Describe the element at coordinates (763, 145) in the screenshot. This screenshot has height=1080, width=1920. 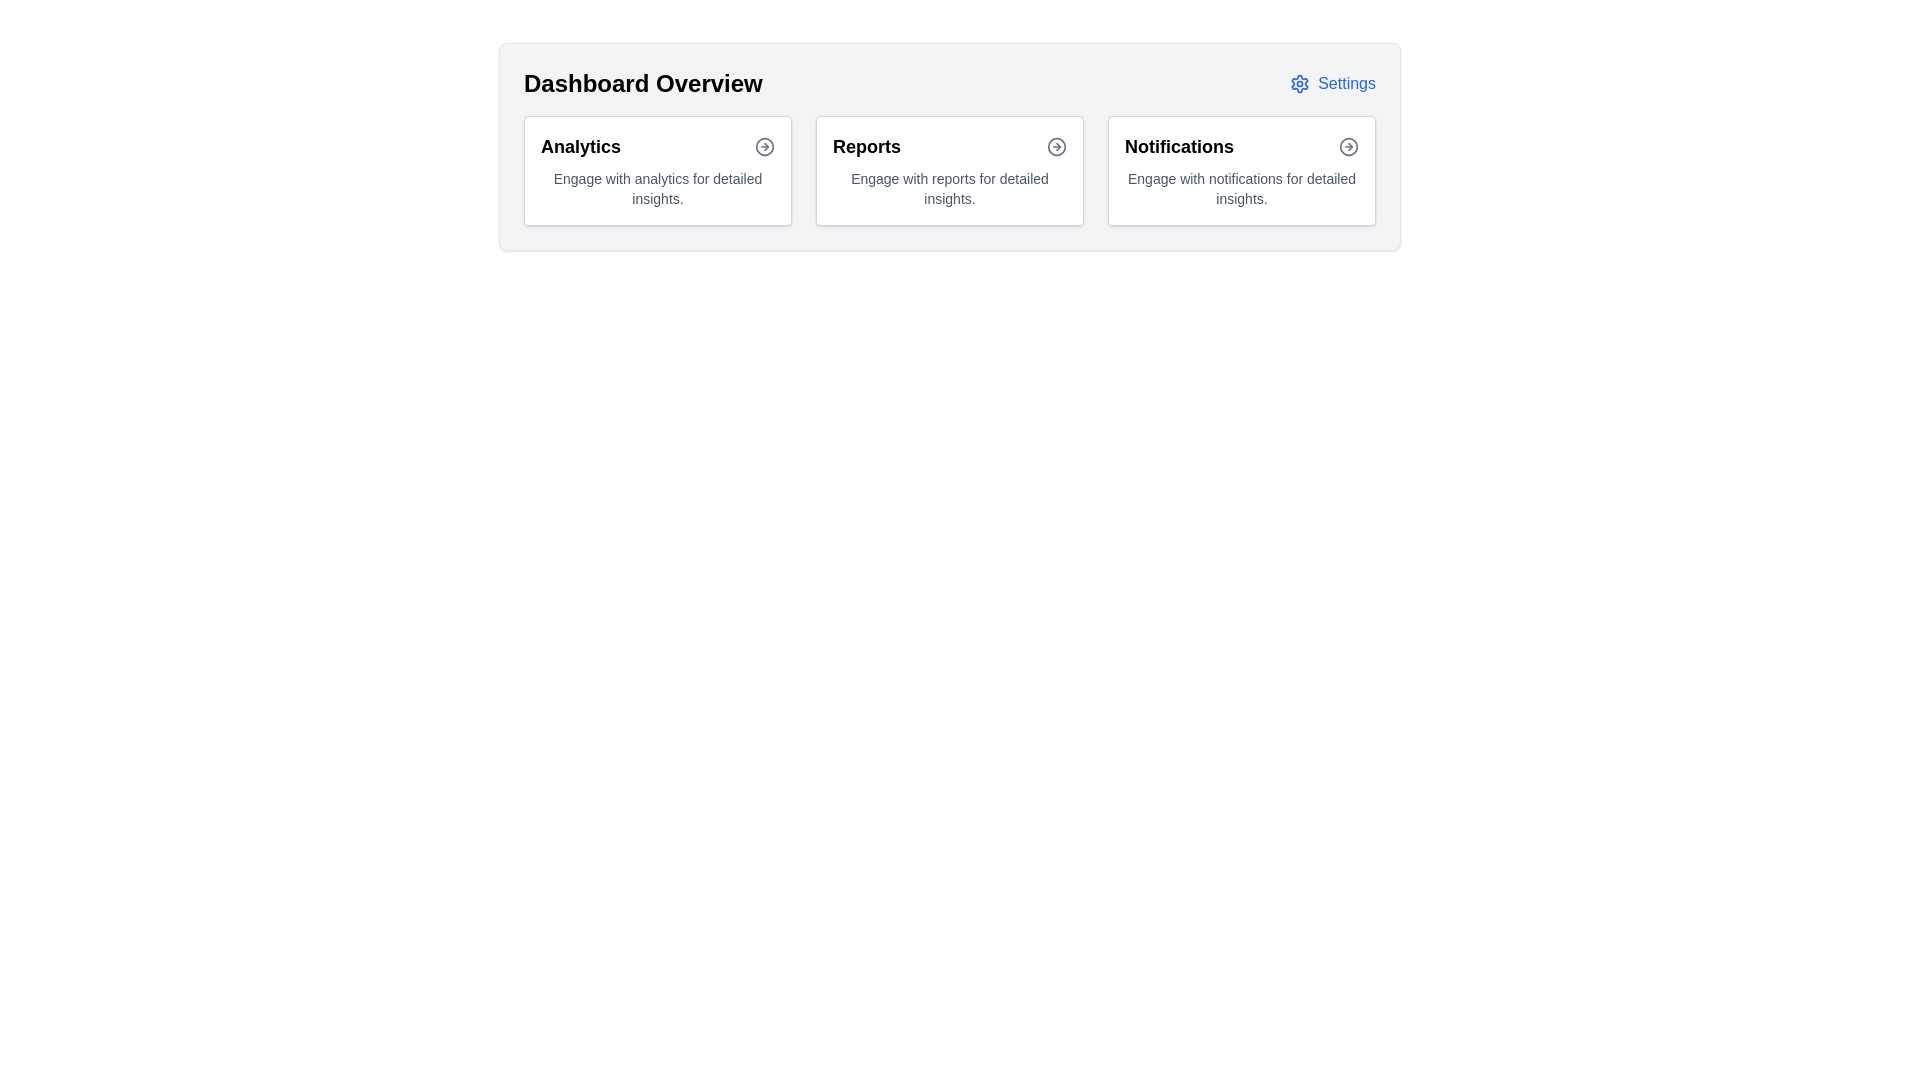
I see `on the icon located at the upper-right corner of the Analytics card, adjacent` at that location.